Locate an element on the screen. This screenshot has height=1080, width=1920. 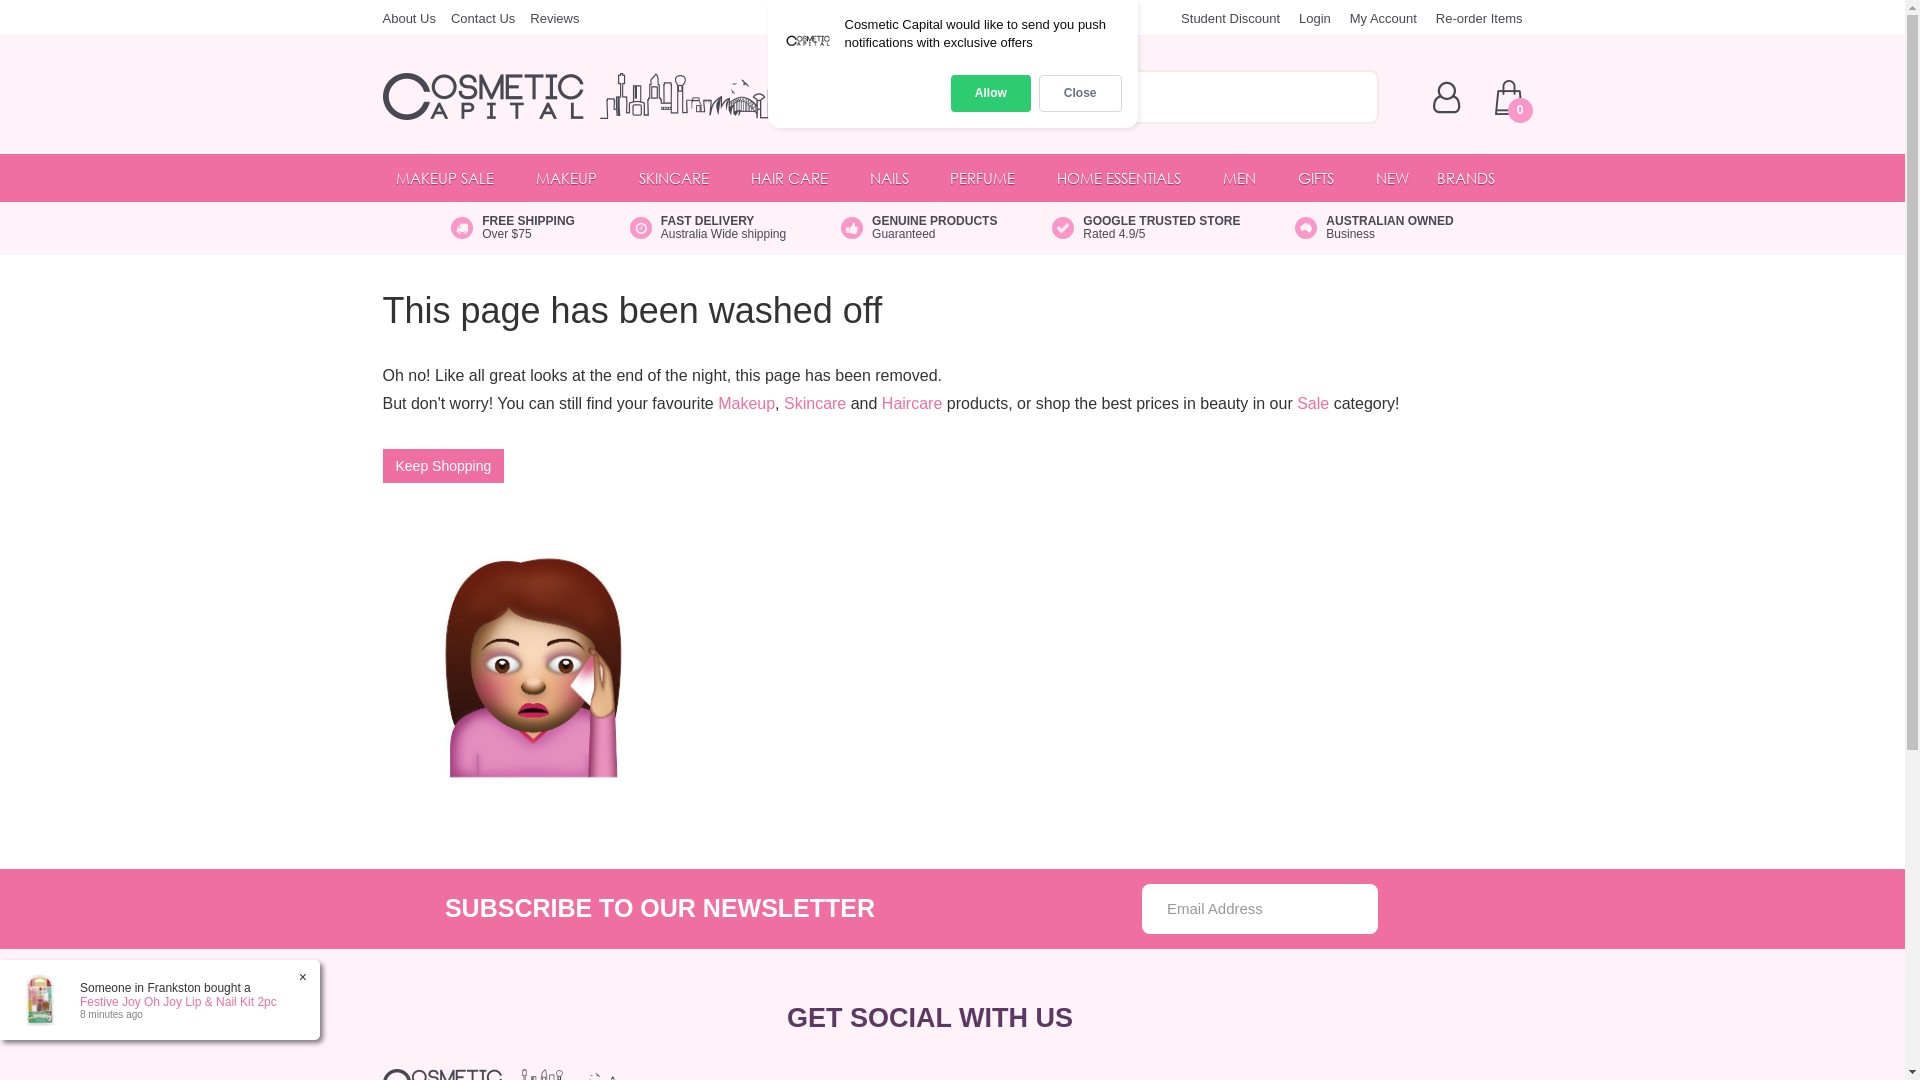
'Sale' is located at coordinates (1313, 403).